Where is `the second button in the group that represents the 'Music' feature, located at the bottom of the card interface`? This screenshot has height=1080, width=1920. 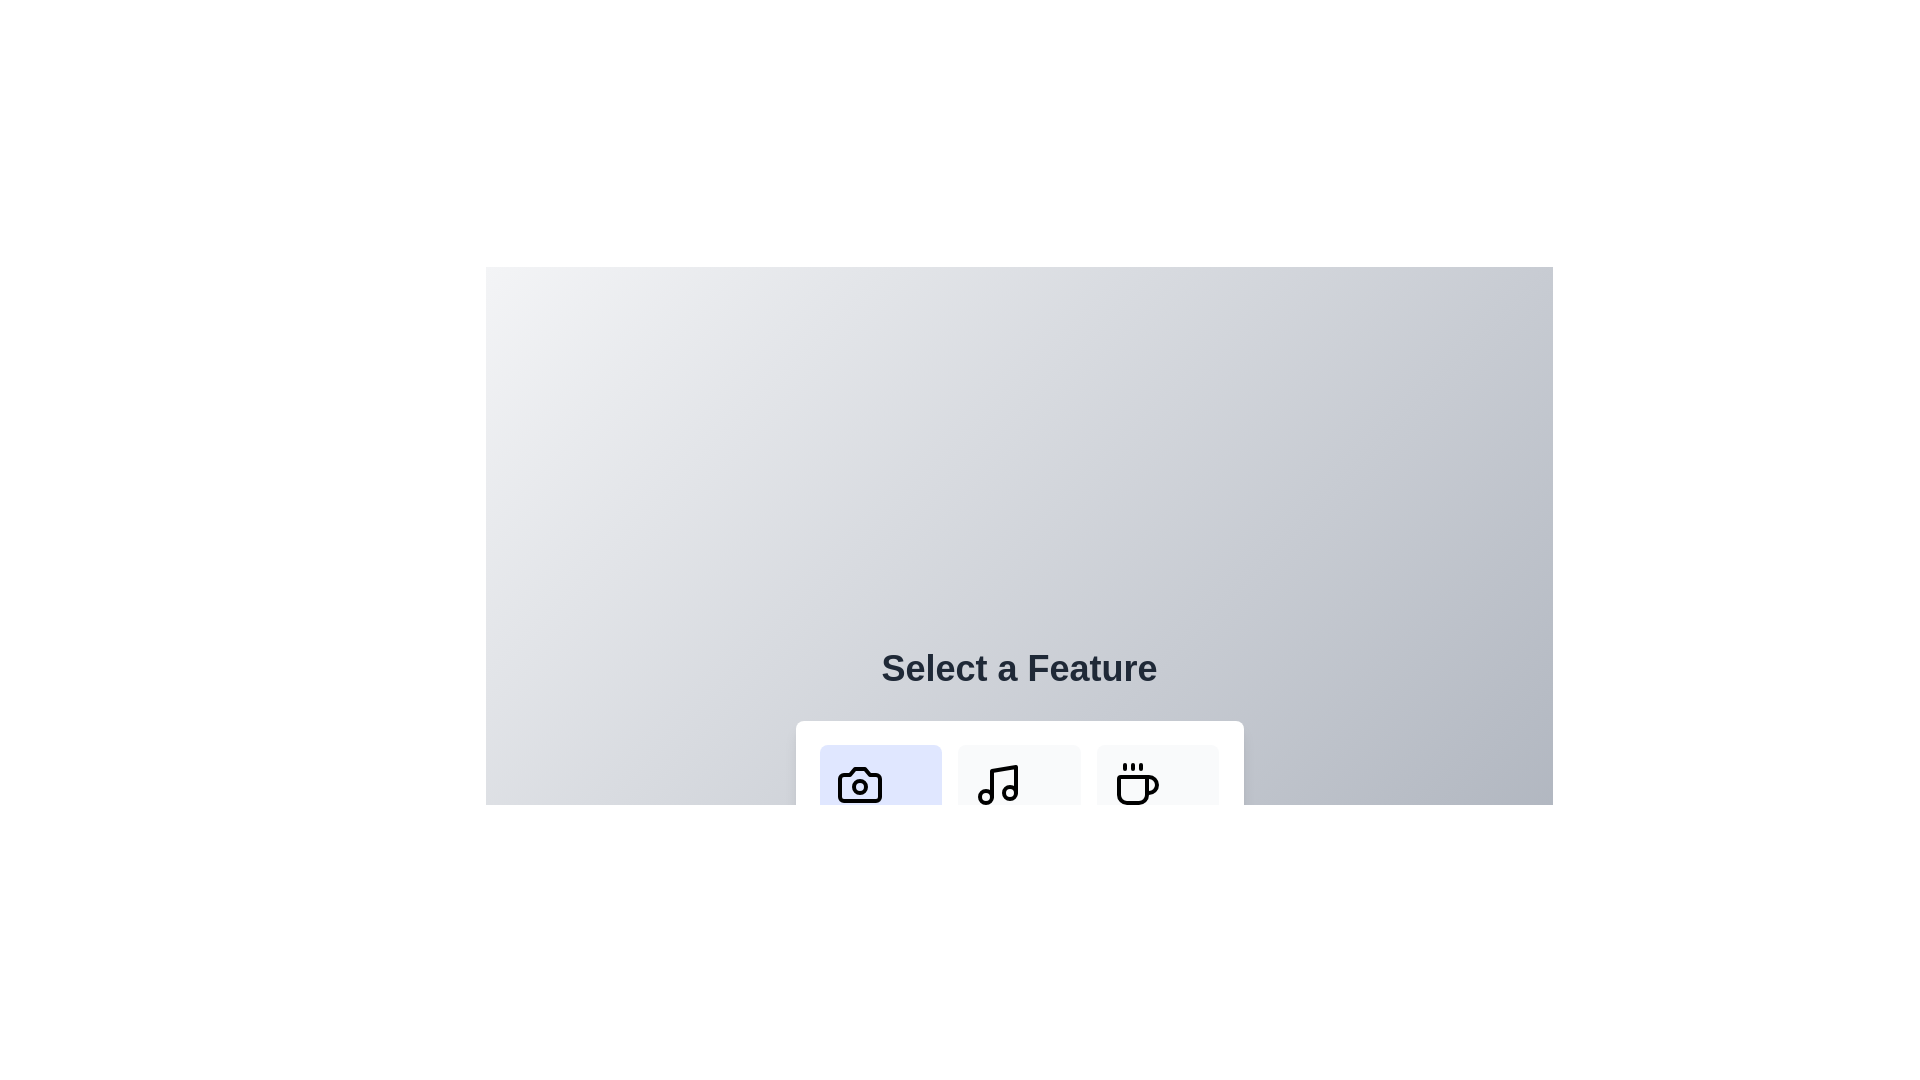
the second button in the group that represents the 'Music' feature, located at the bottom of the card interface is located at coordinates (1019, 801).